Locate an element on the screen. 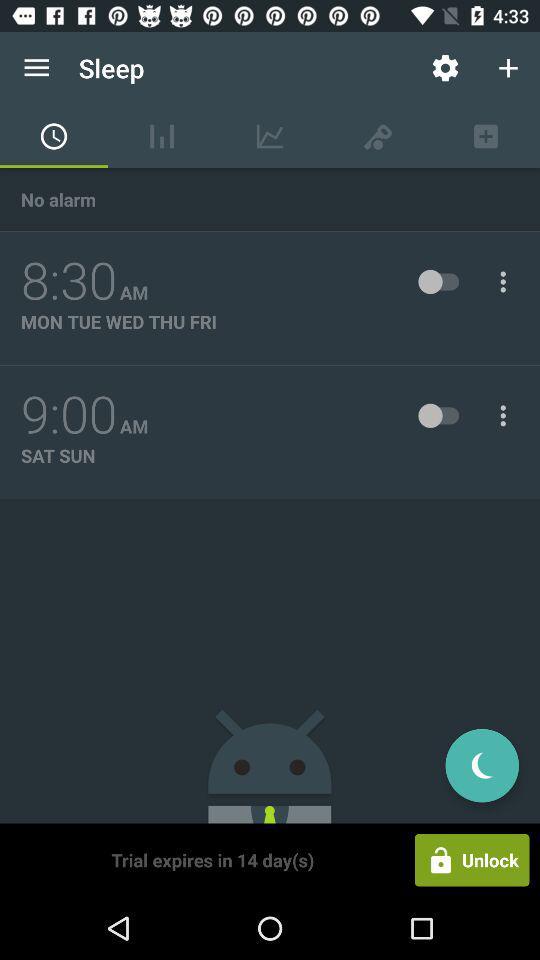 The image size is (540, 960). item above sat sun item is located at coordinates (68, 414).